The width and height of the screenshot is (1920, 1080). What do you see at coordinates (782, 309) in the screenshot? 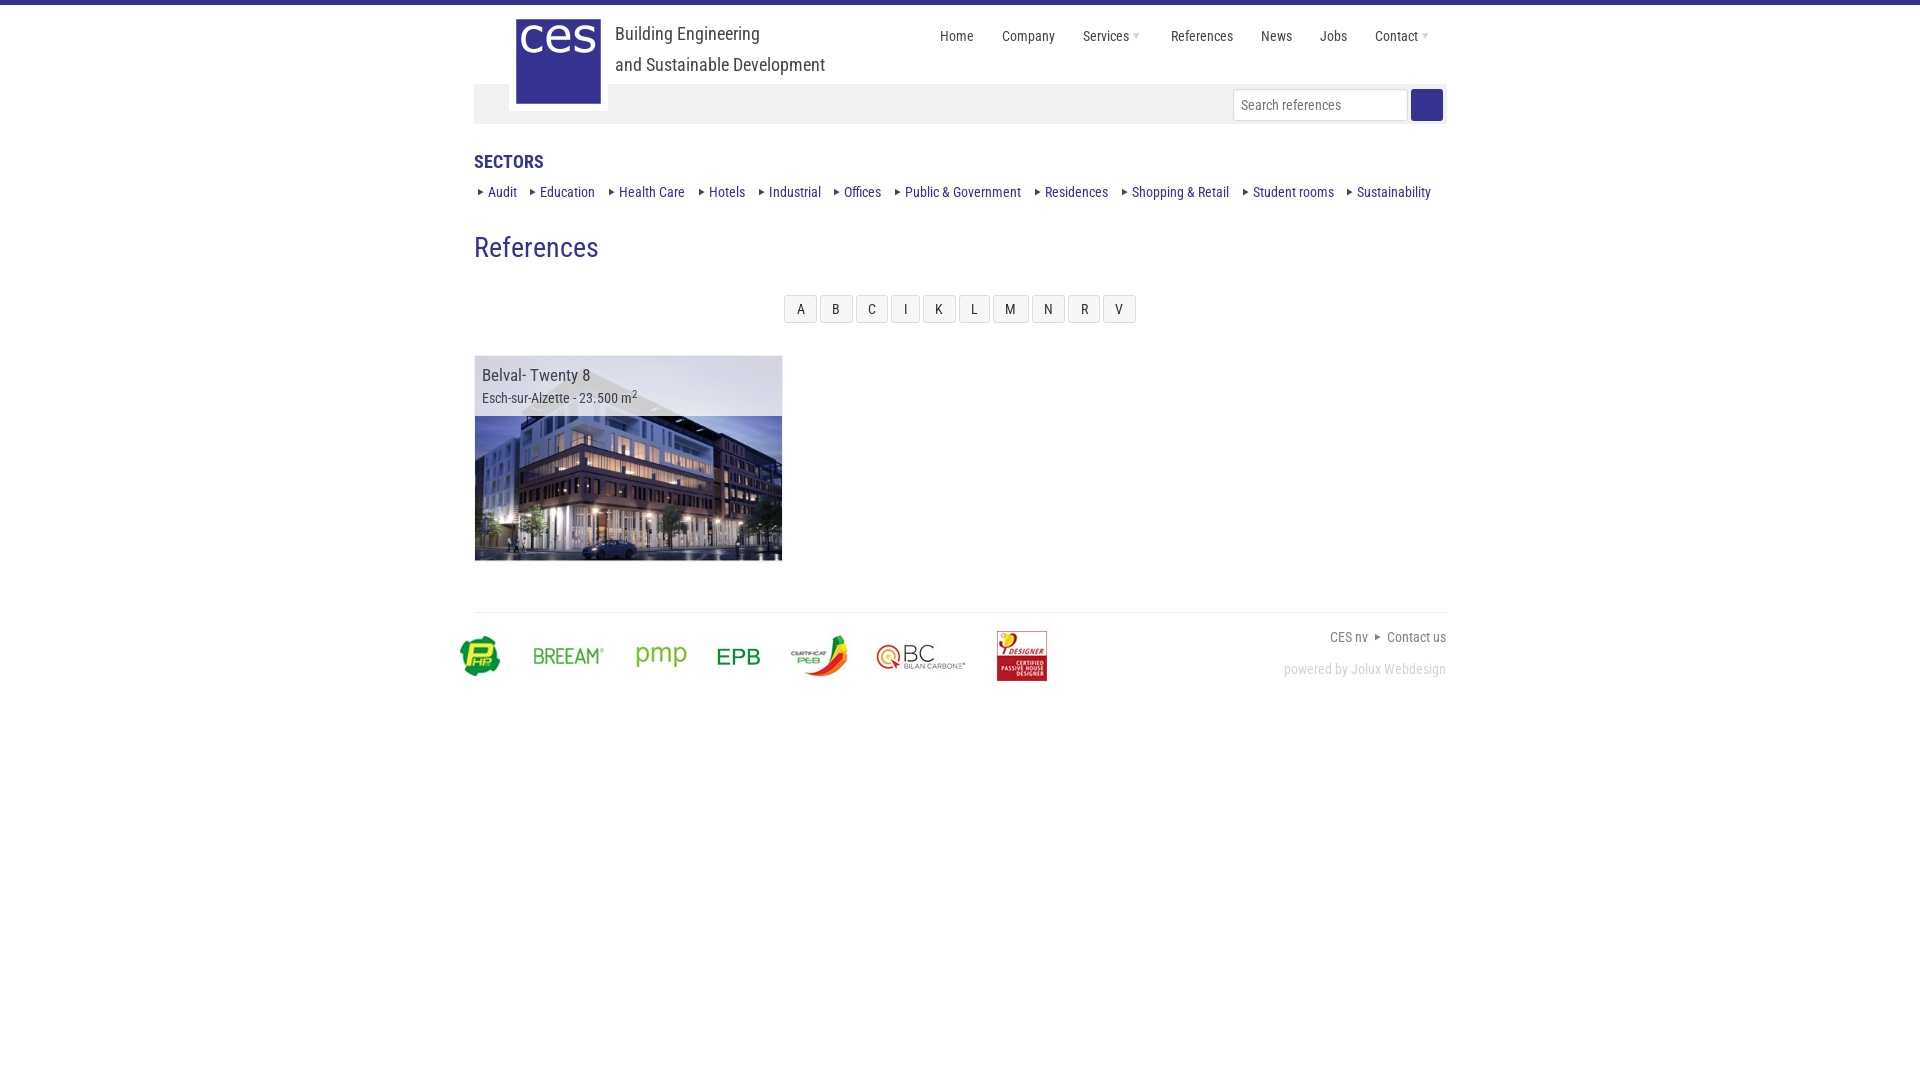
I see `'A'` at bounding box center [782, 309].